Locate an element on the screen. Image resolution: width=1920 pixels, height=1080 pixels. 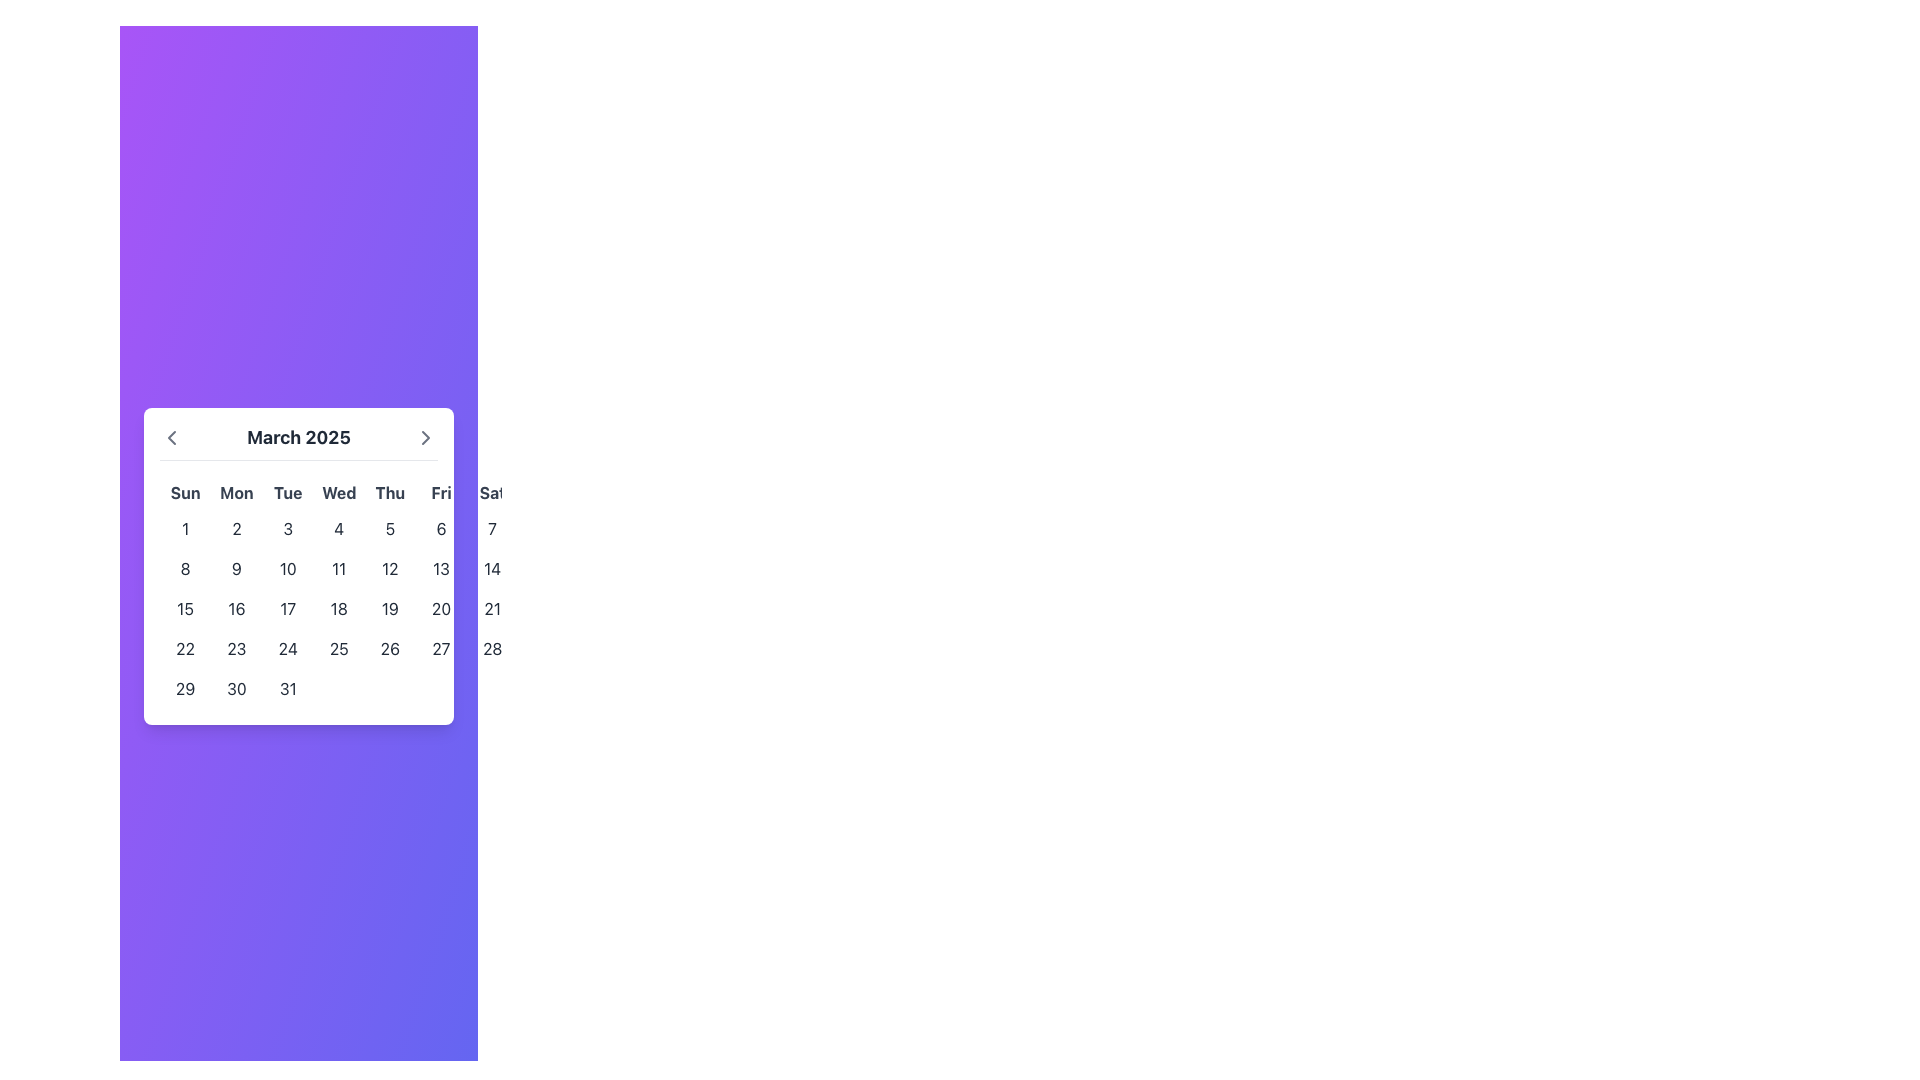
the date in the third row of the calendar grid is located at coordinates (339, 607).